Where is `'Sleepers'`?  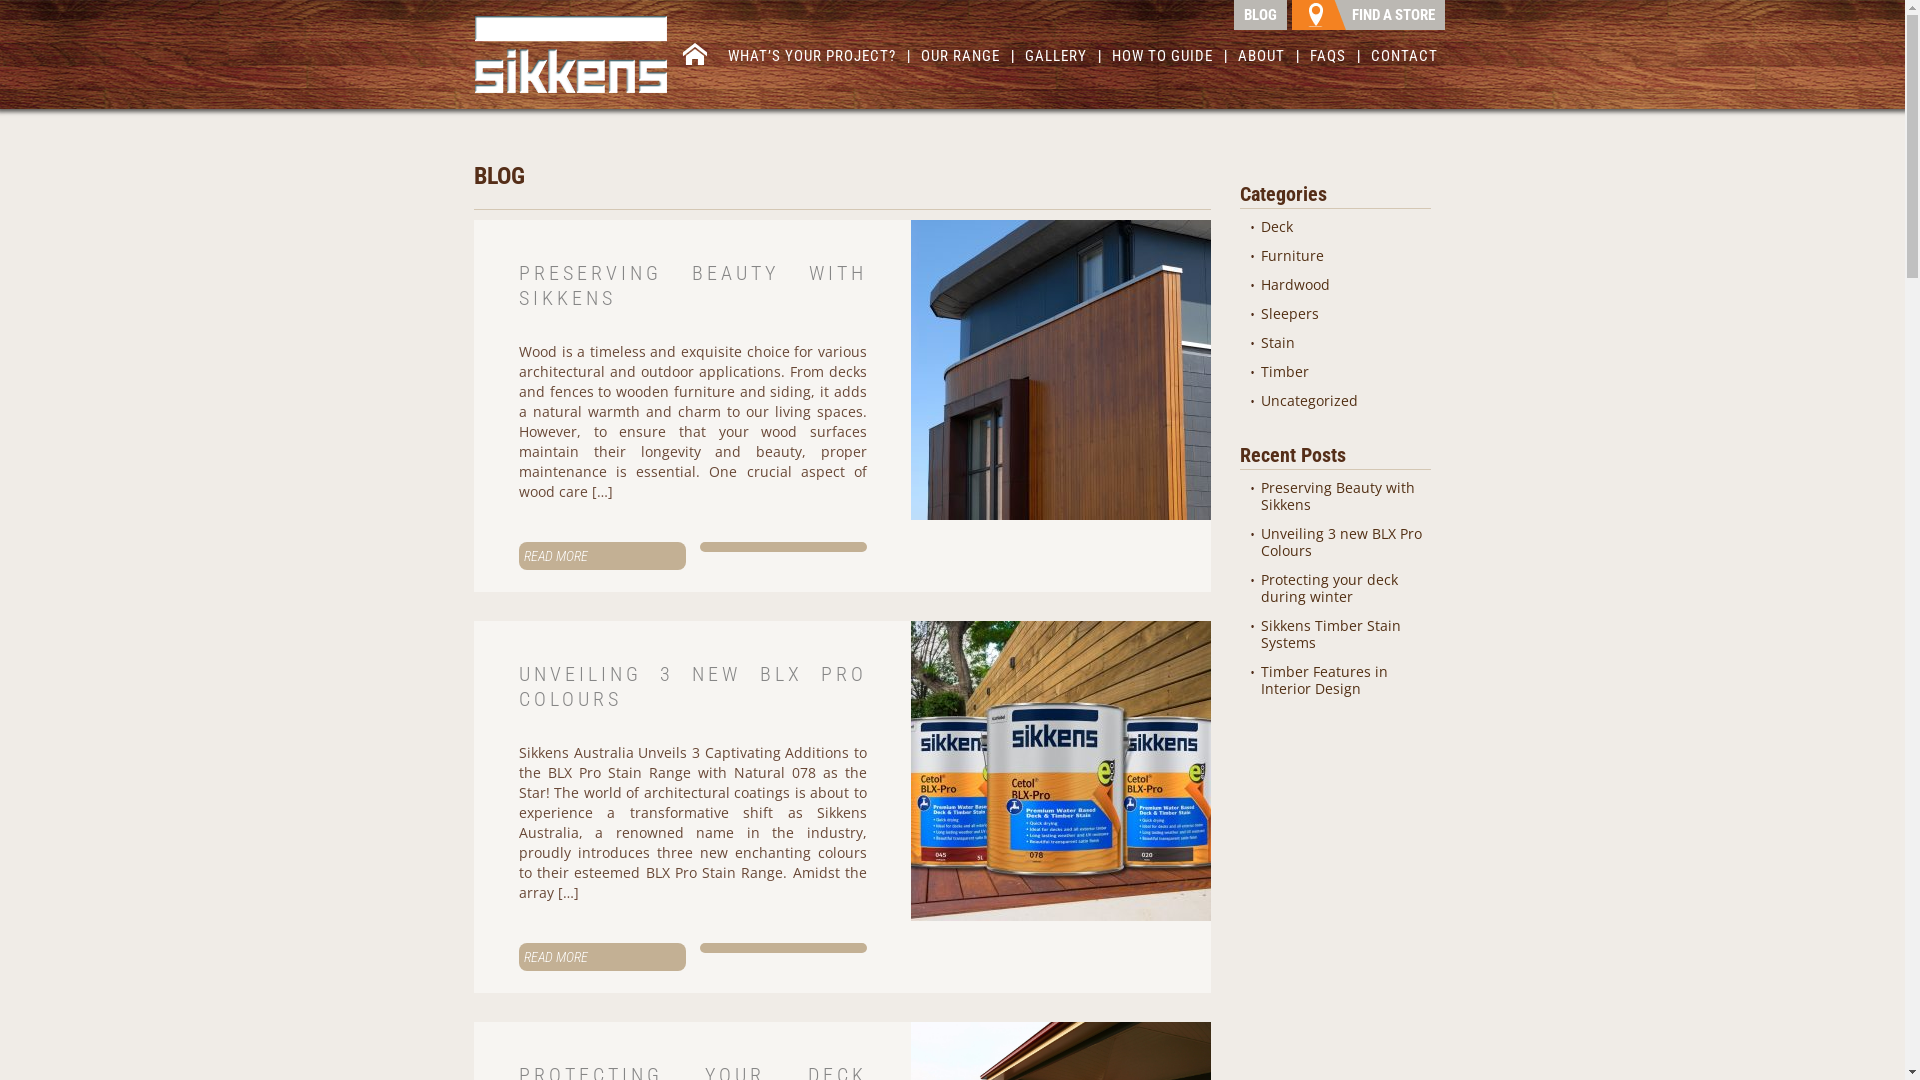
'Sleepers' is located at coordinates (1260, 313).